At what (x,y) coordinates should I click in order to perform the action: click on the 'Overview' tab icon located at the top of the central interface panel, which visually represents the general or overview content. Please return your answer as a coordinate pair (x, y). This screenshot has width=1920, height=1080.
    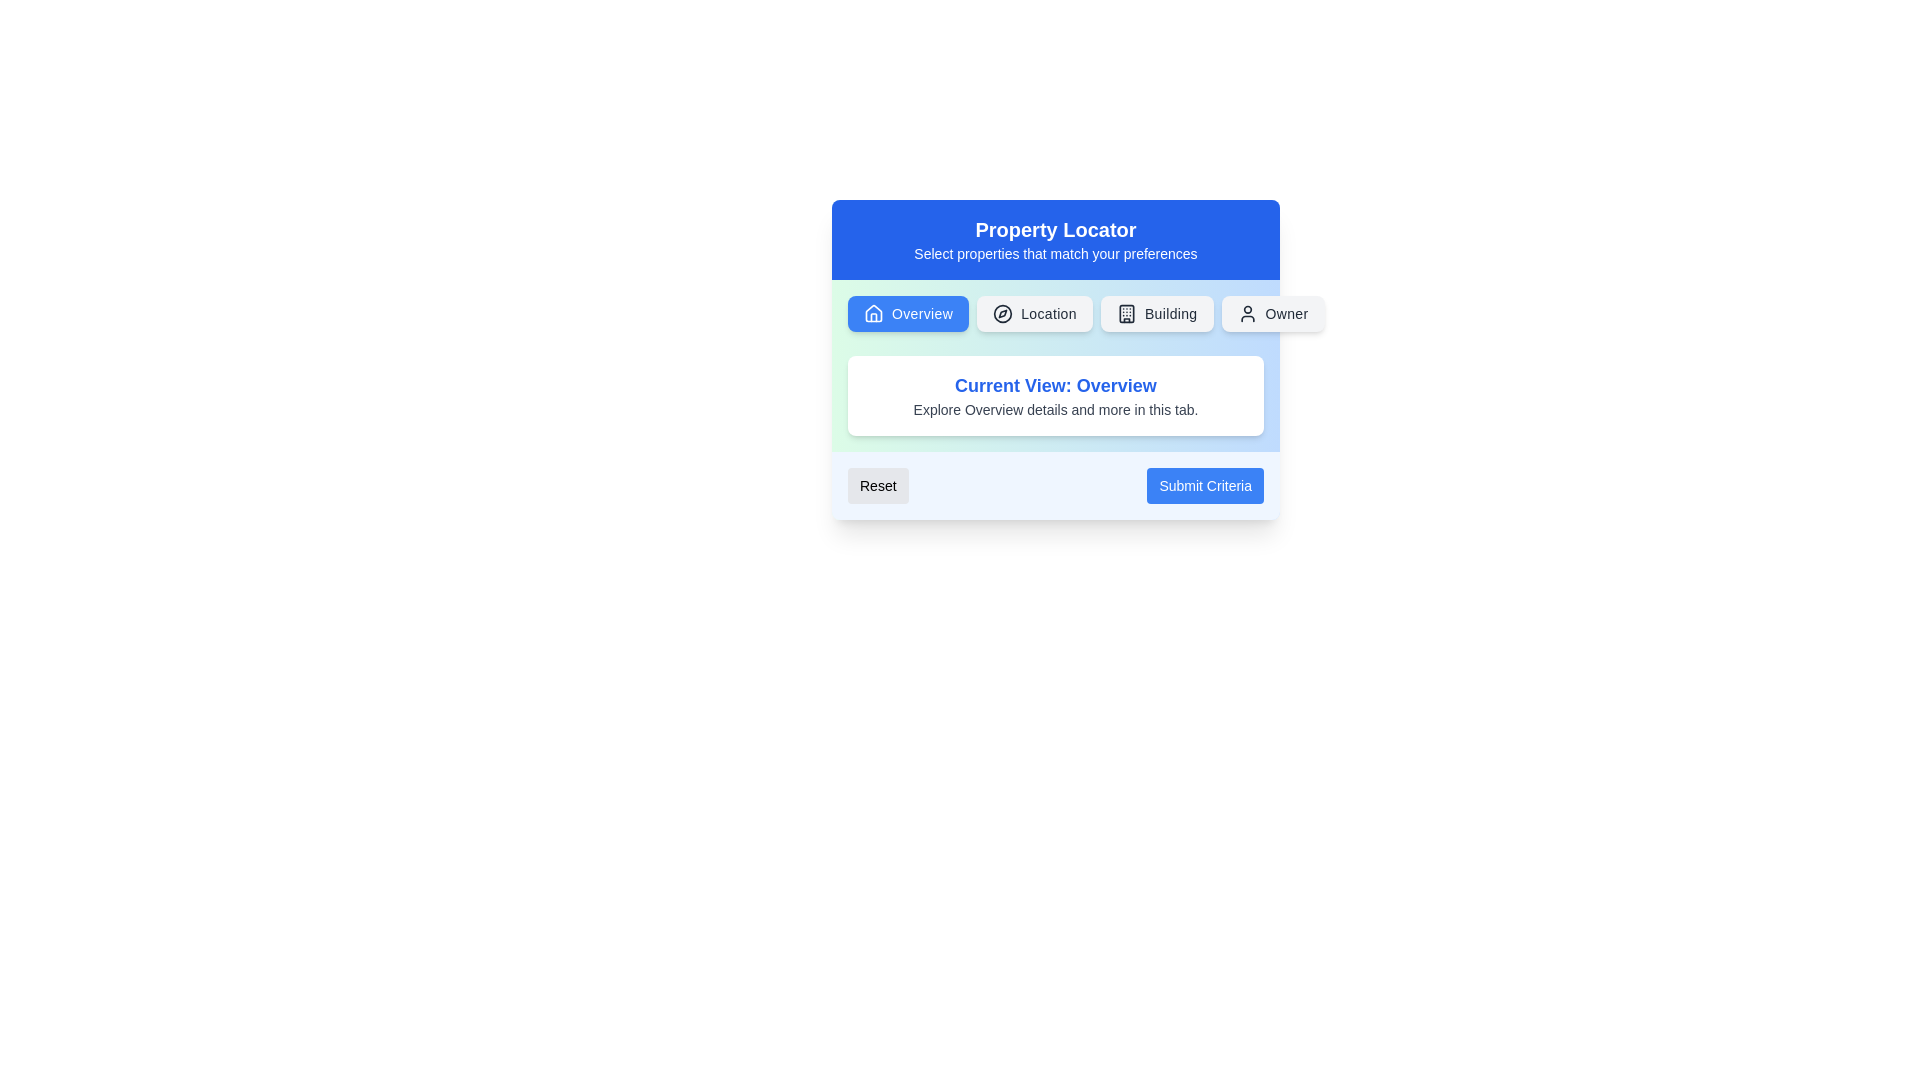
    Looking at the image, I should click on (873, 312).